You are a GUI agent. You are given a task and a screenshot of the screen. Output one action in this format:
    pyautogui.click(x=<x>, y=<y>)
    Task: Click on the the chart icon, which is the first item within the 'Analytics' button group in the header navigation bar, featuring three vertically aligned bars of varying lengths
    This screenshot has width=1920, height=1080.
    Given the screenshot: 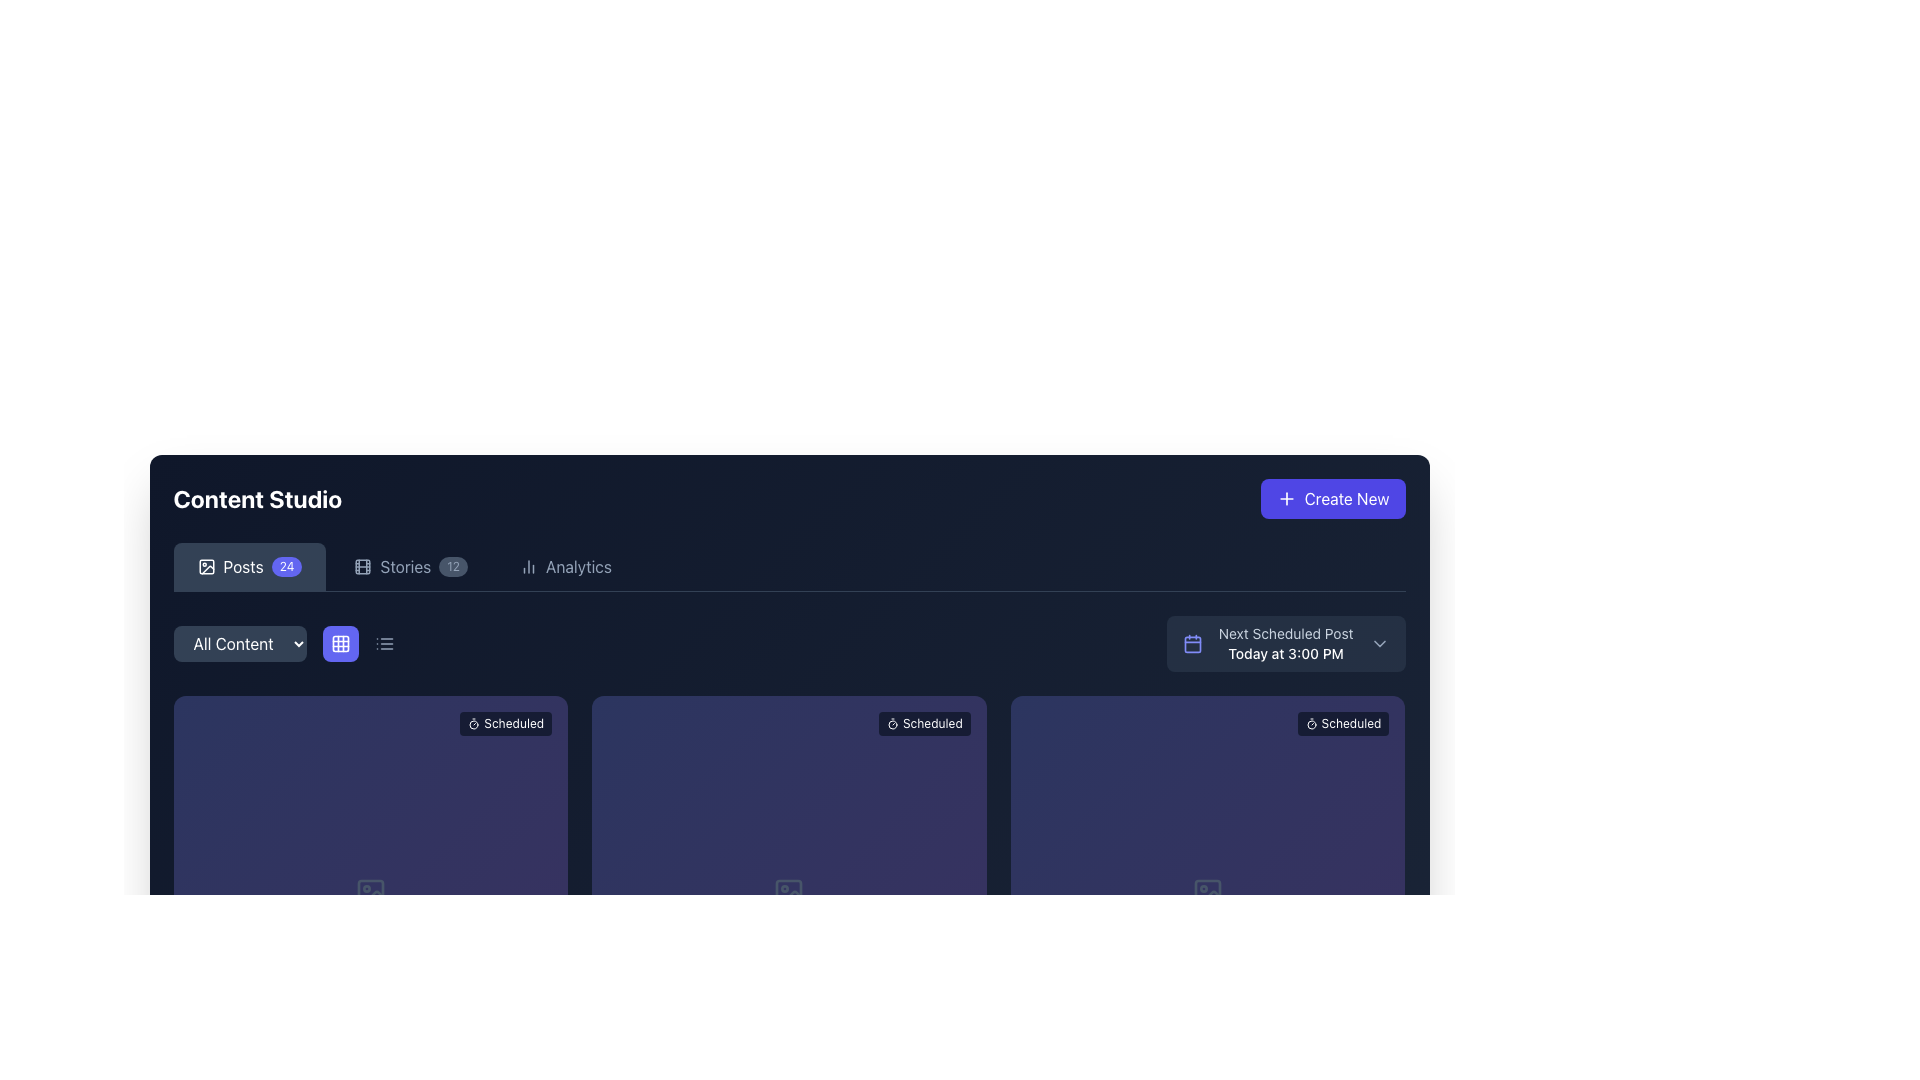 What is the action you would take?
    pyautogui.click(x=528, y=567)
    